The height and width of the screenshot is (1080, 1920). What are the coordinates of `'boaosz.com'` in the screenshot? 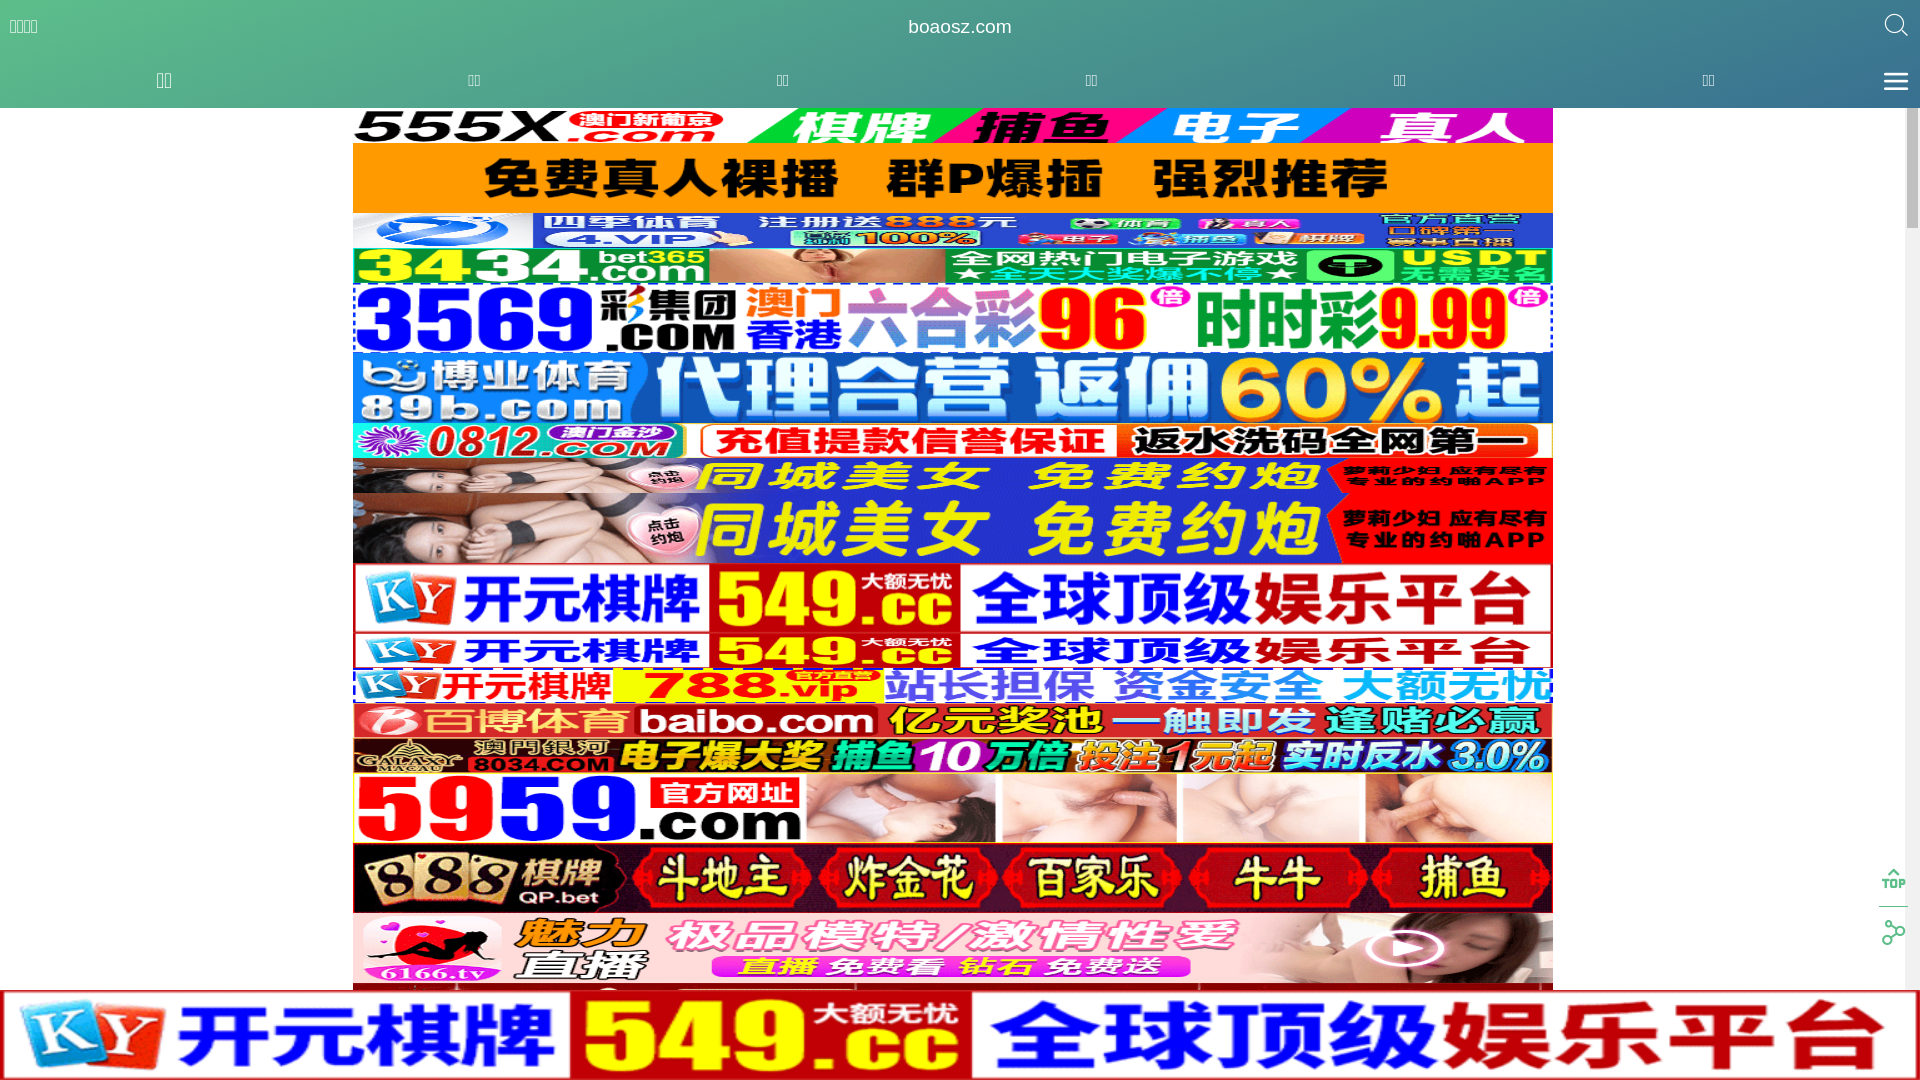 It's located at (906, 27).